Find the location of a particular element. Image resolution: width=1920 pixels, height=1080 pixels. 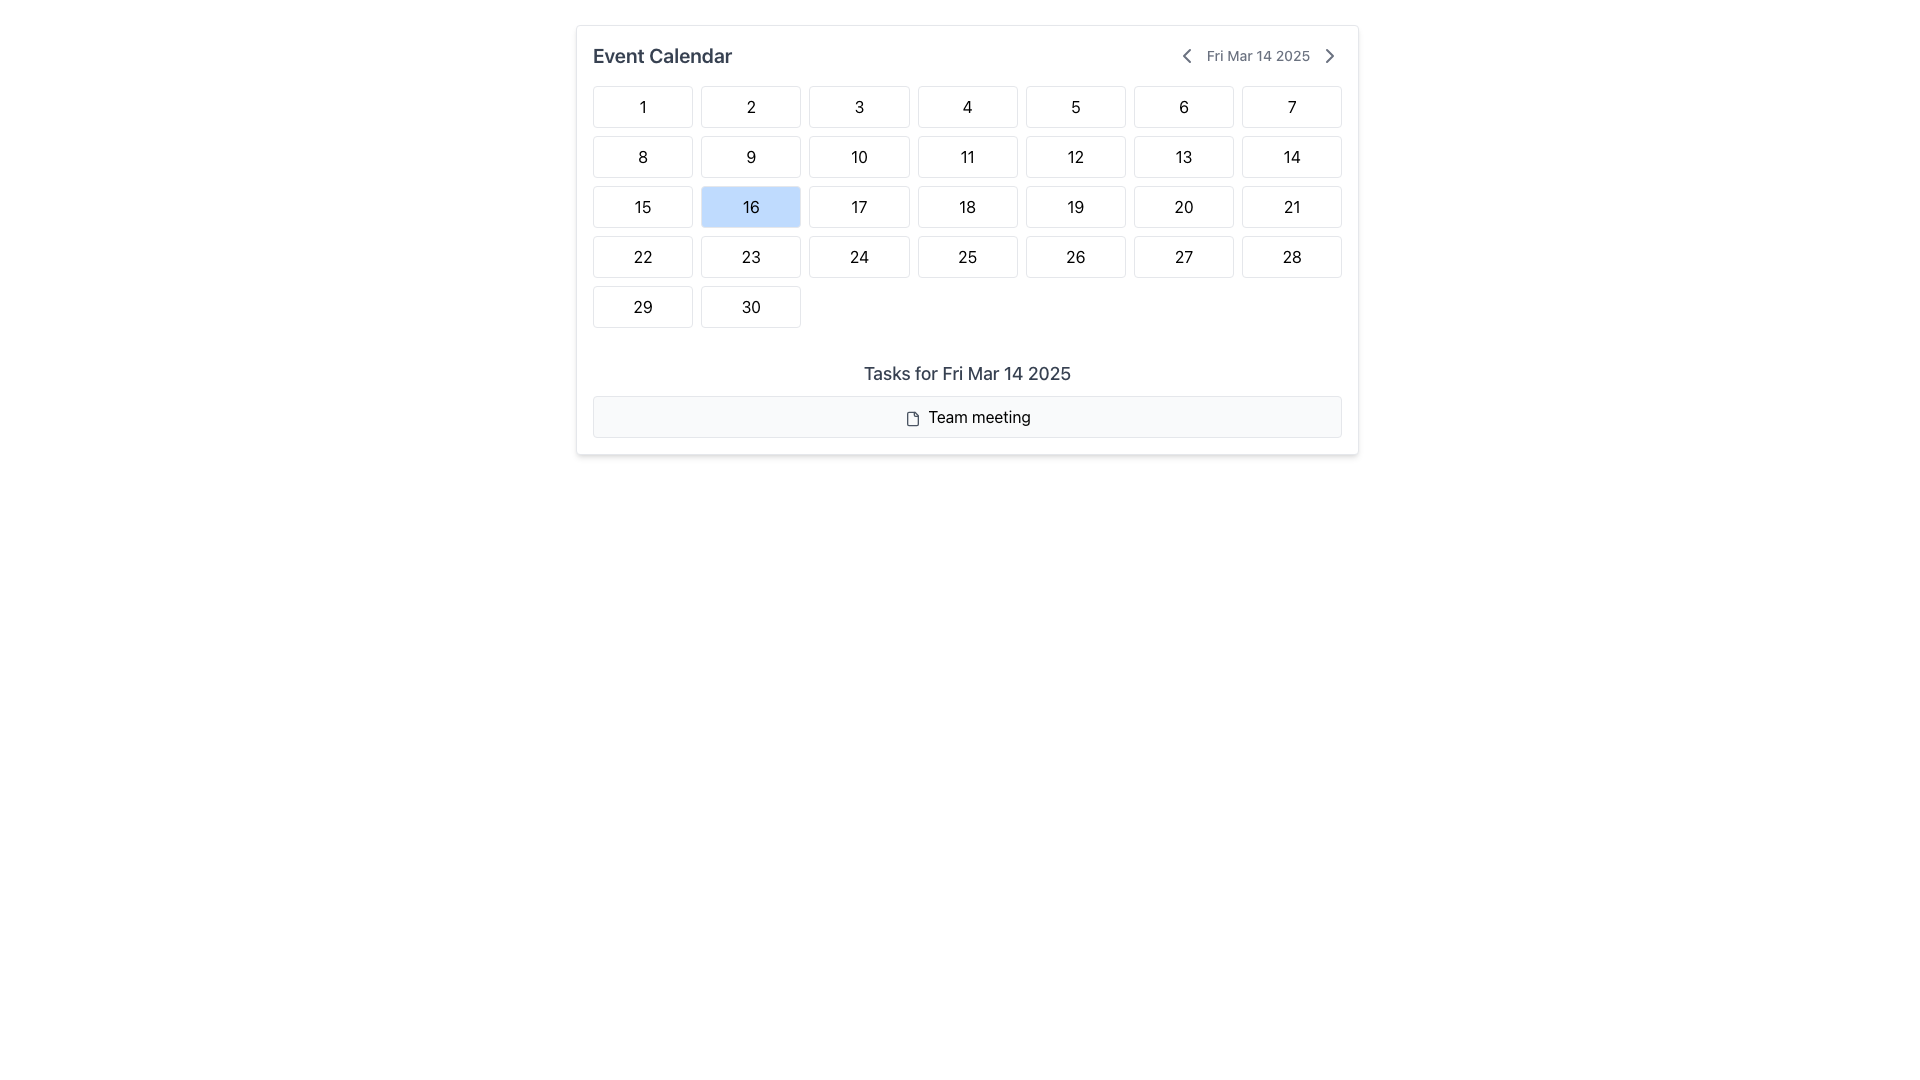

the button representing the 11th day of the month in the calendar interface is located at coordinates (967, 156).